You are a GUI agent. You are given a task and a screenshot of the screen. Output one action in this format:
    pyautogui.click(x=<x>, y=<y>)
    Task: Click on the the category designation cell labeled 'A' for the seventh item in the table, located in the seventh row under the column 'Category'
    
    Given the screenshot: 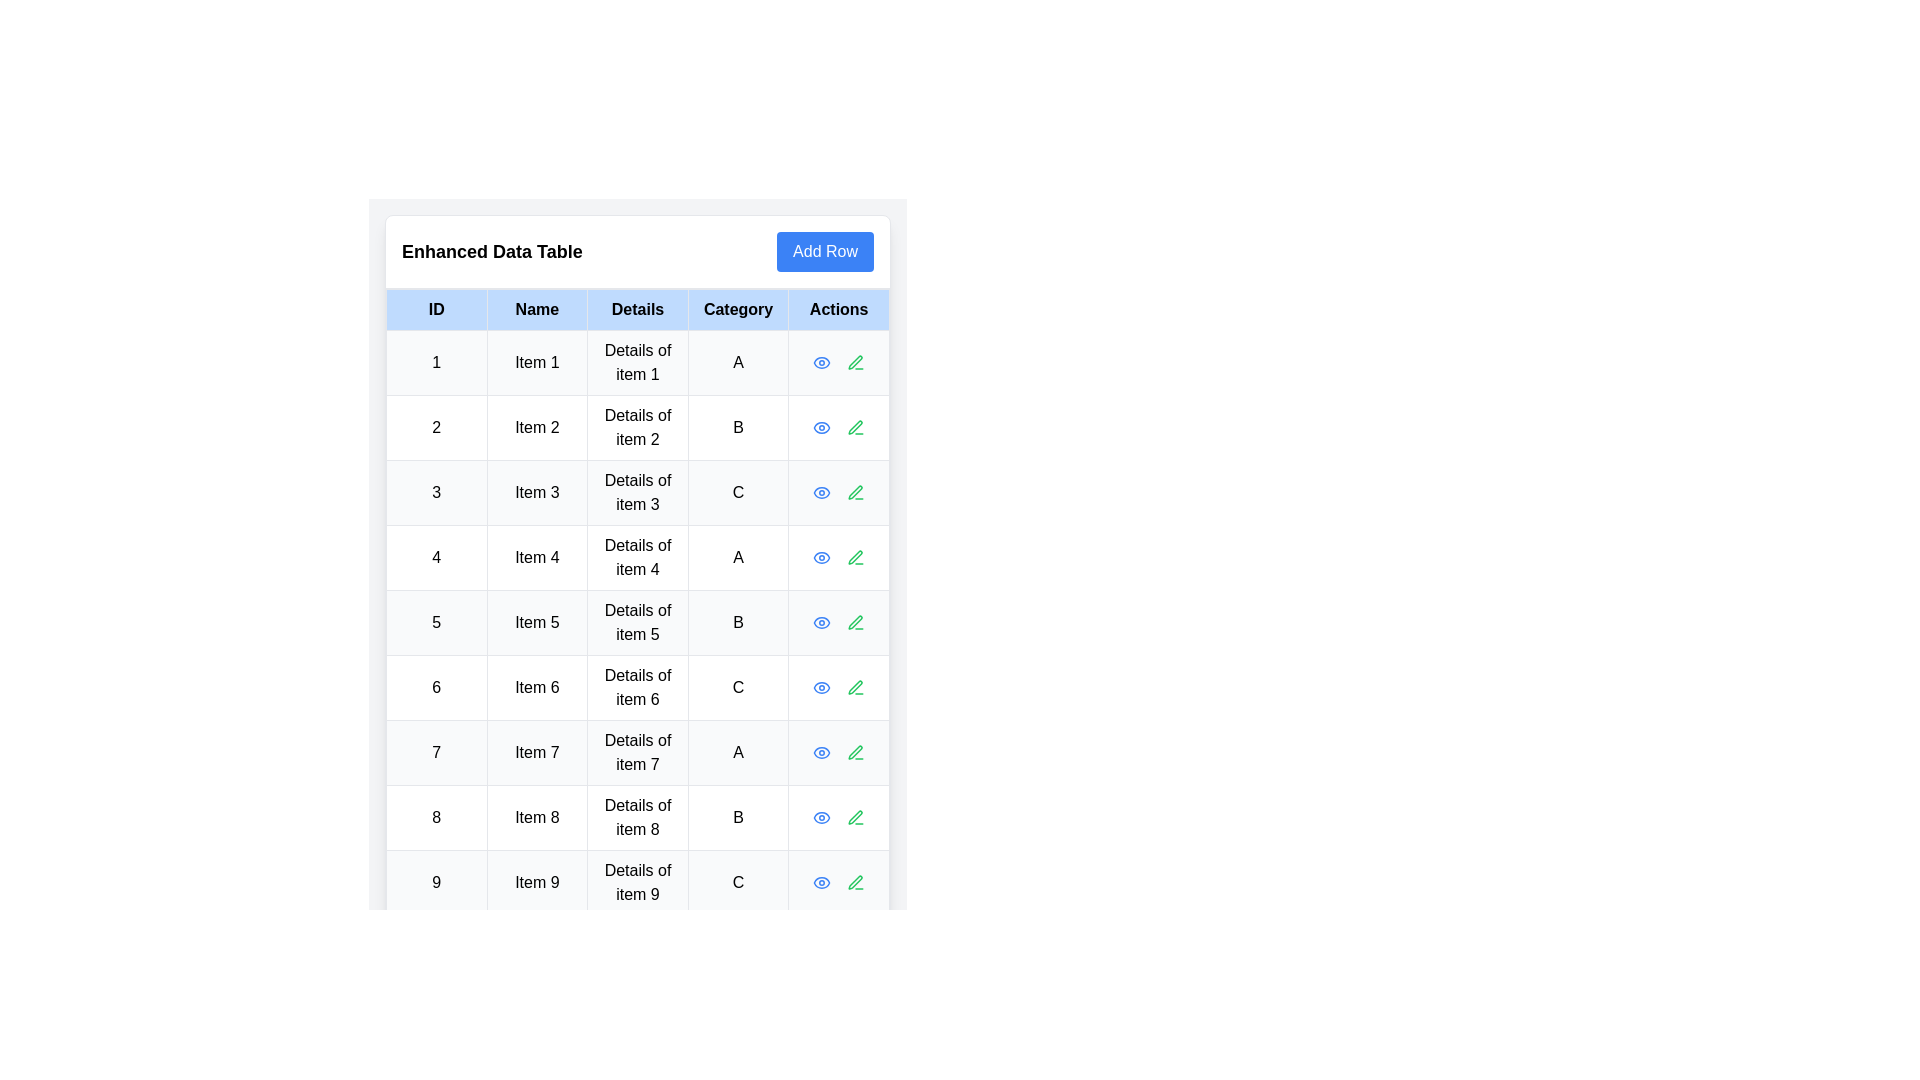 What is the action you would take?
    pyautogui.click(x=737, y=752)
    